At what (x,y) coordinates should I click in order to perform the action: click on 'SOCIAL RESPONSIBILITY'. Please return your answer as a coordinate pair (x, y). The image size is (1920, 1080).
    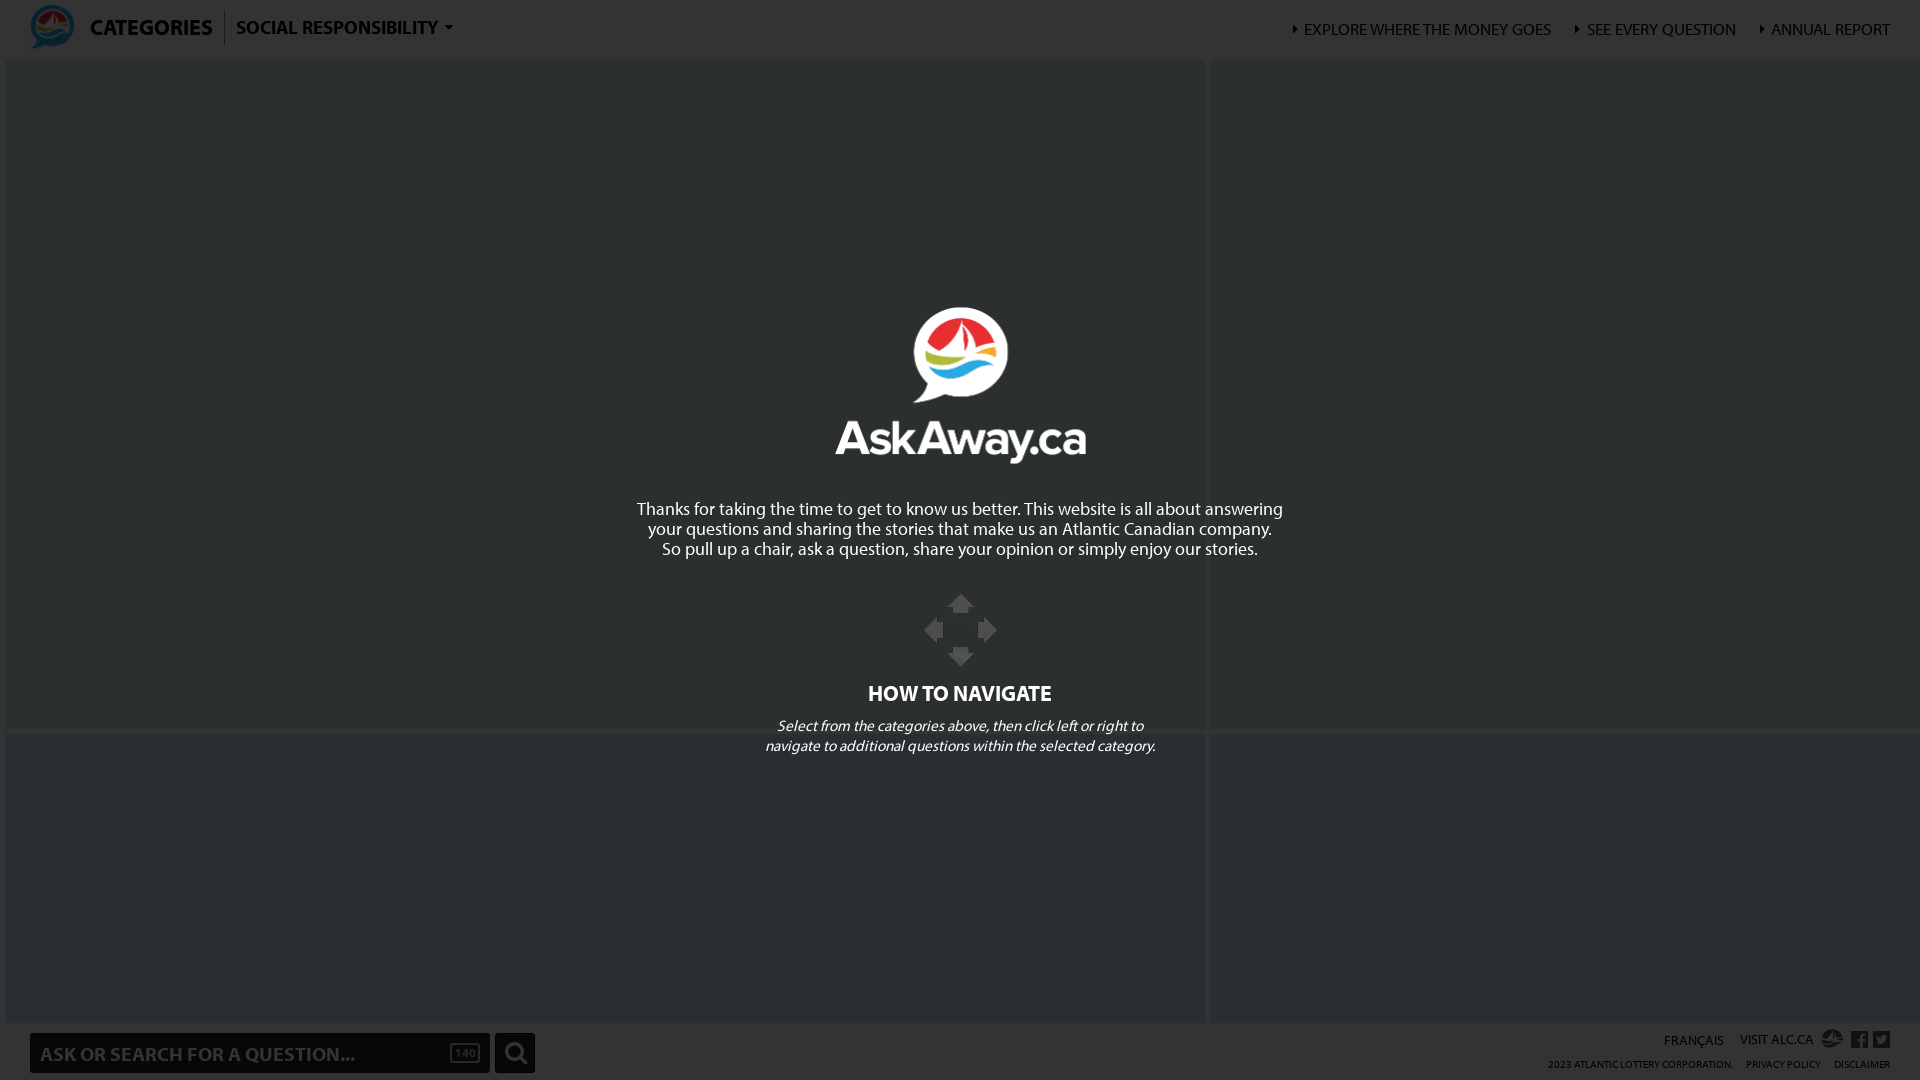
    Looking at the image, I should click on (343, 27).